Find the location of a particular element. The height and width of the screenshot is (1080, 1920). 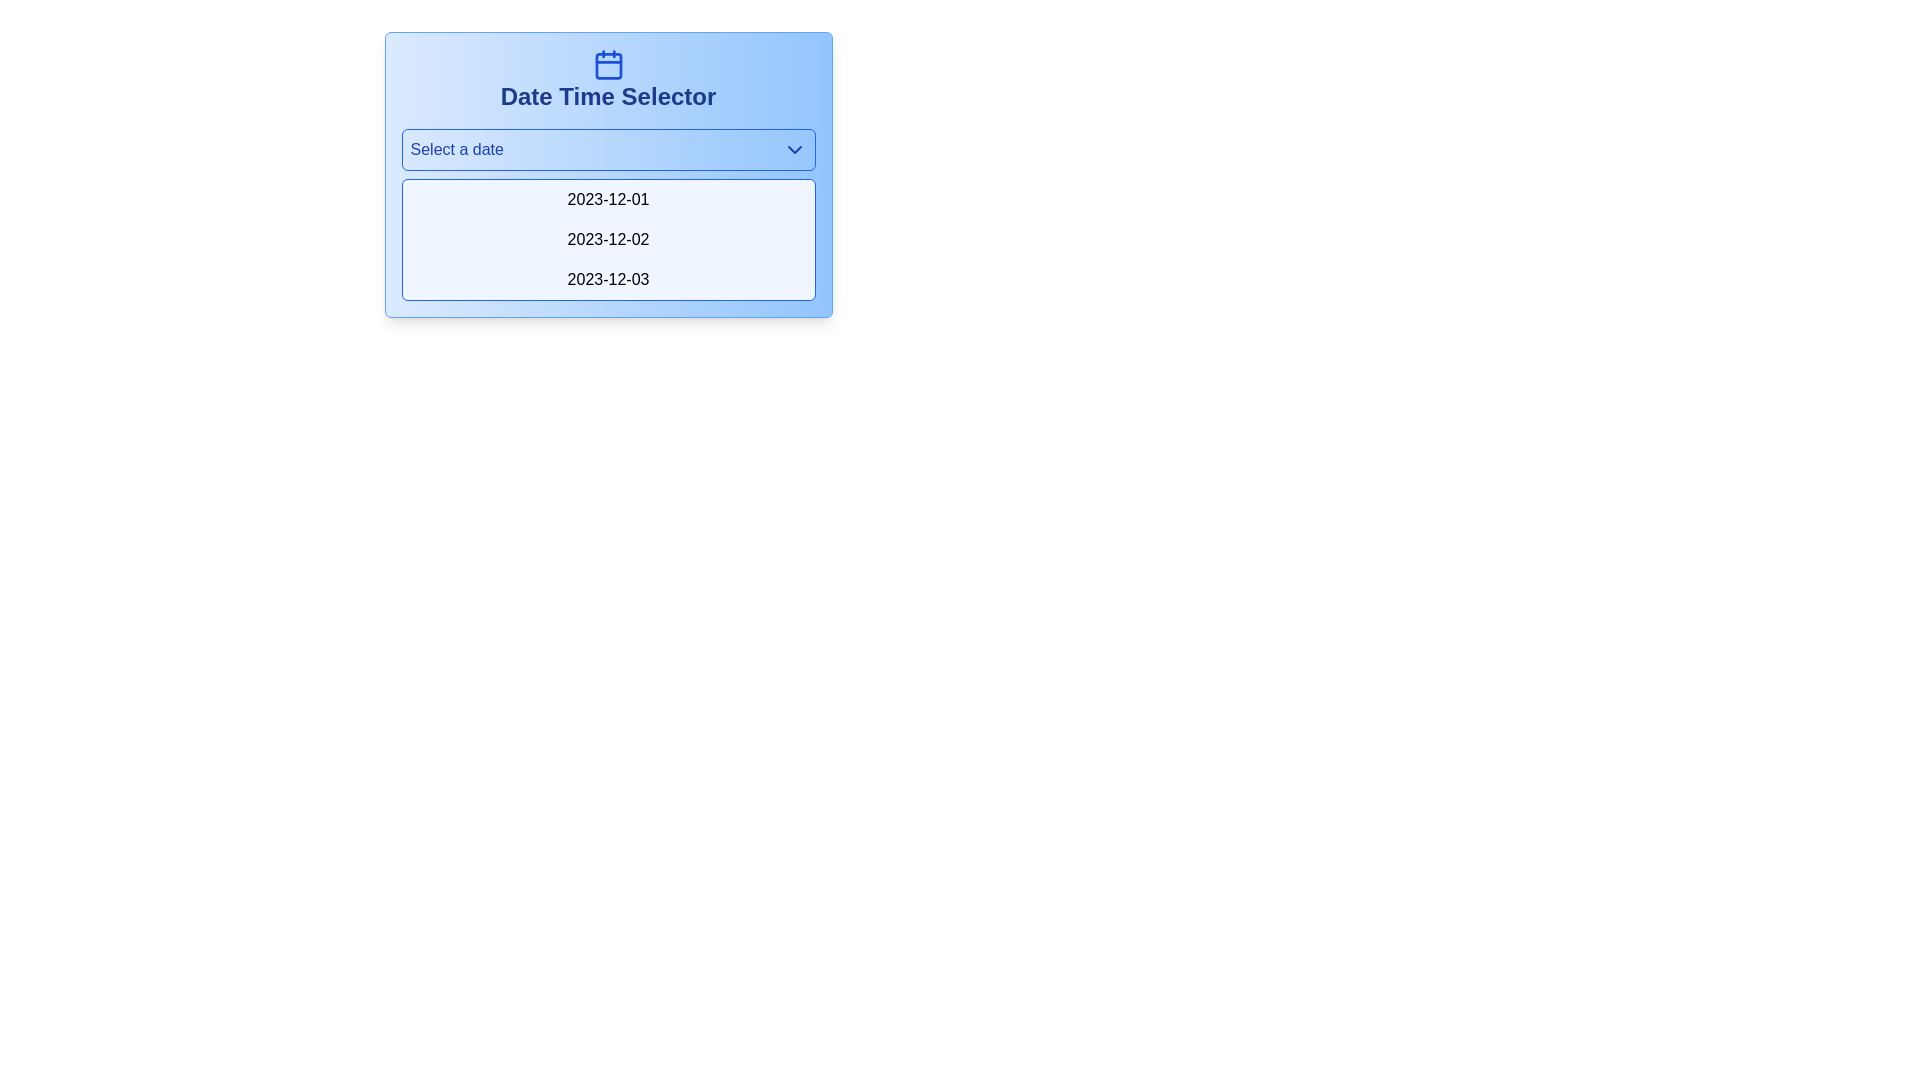

the decorative graphical component of the calendar icon located centrally above the 'Date Time Selector' label is located at coordinates (607, 65).